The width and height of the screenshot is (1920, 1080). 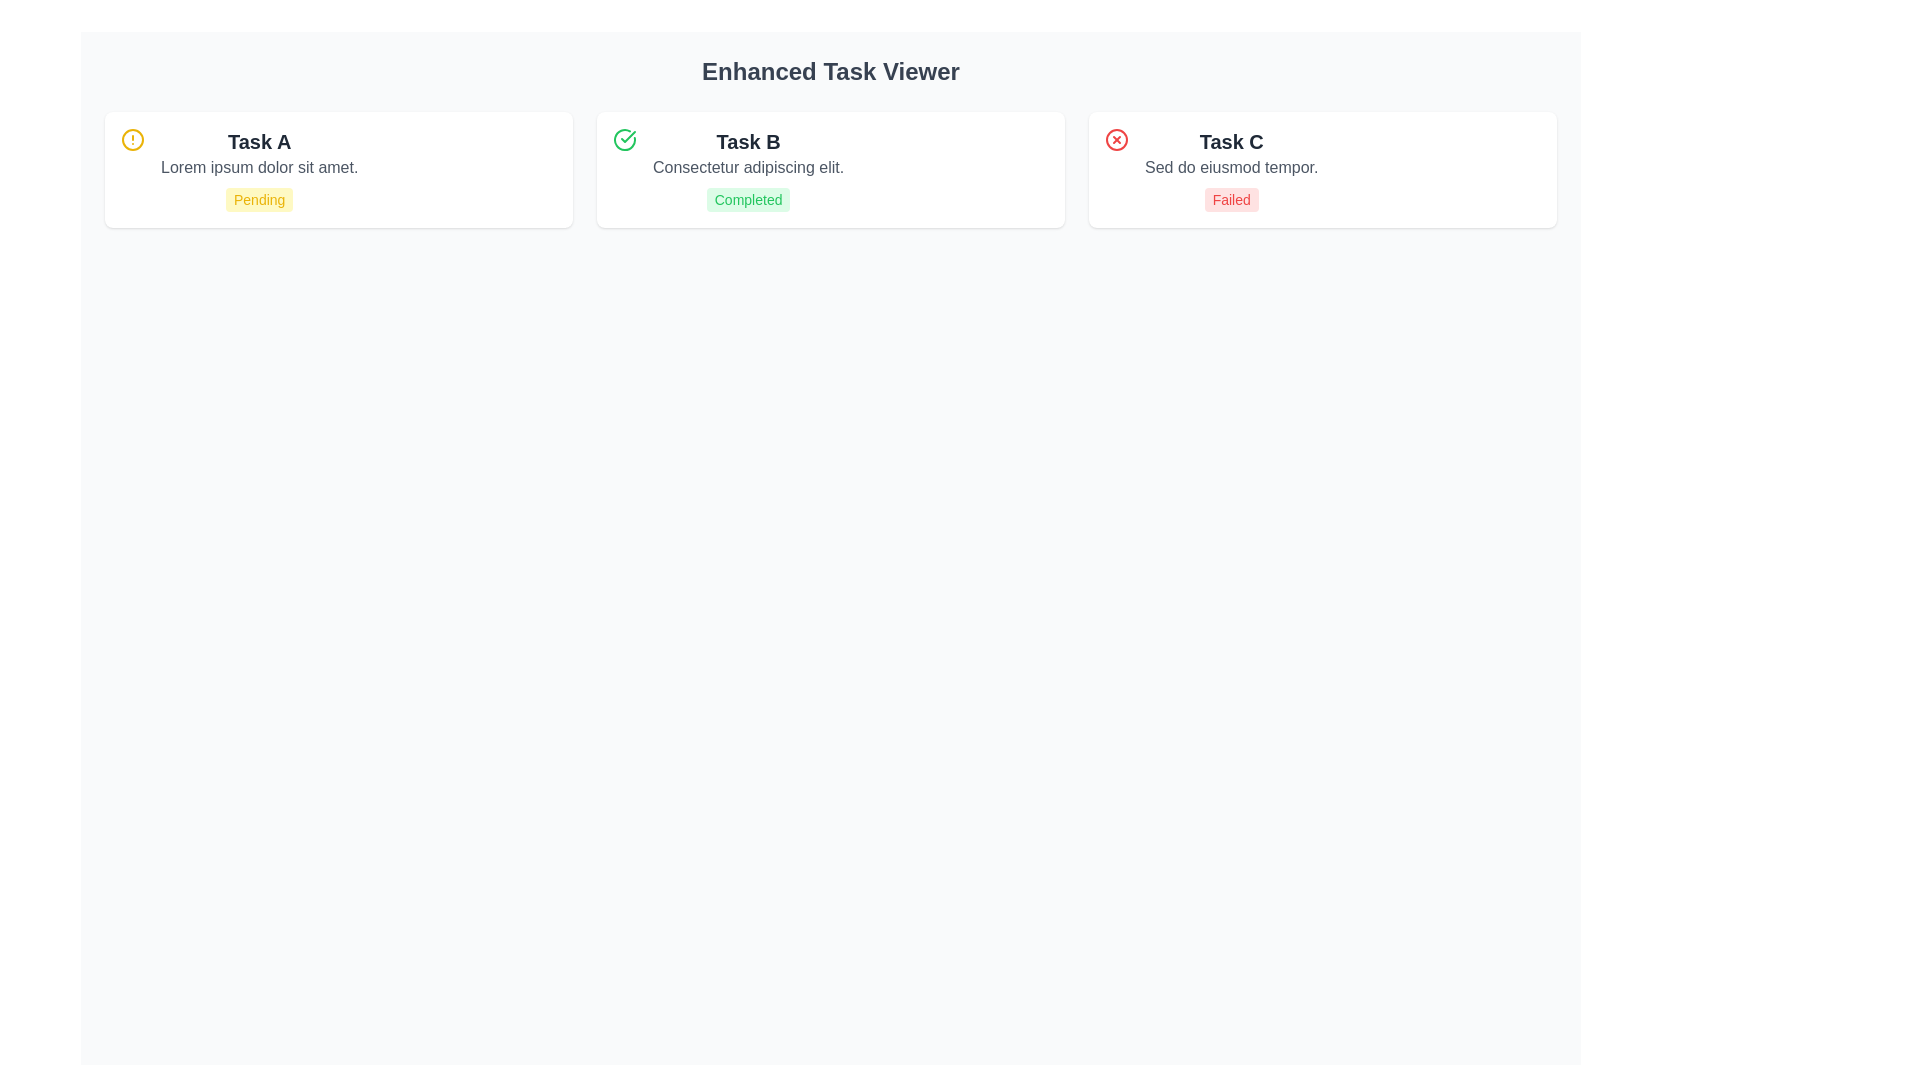 I want to click on the alert icon located in the upper left corner of the card labeled 'Task A', which serves as a visual indicator of the task's status, so click(x=132, y=138).